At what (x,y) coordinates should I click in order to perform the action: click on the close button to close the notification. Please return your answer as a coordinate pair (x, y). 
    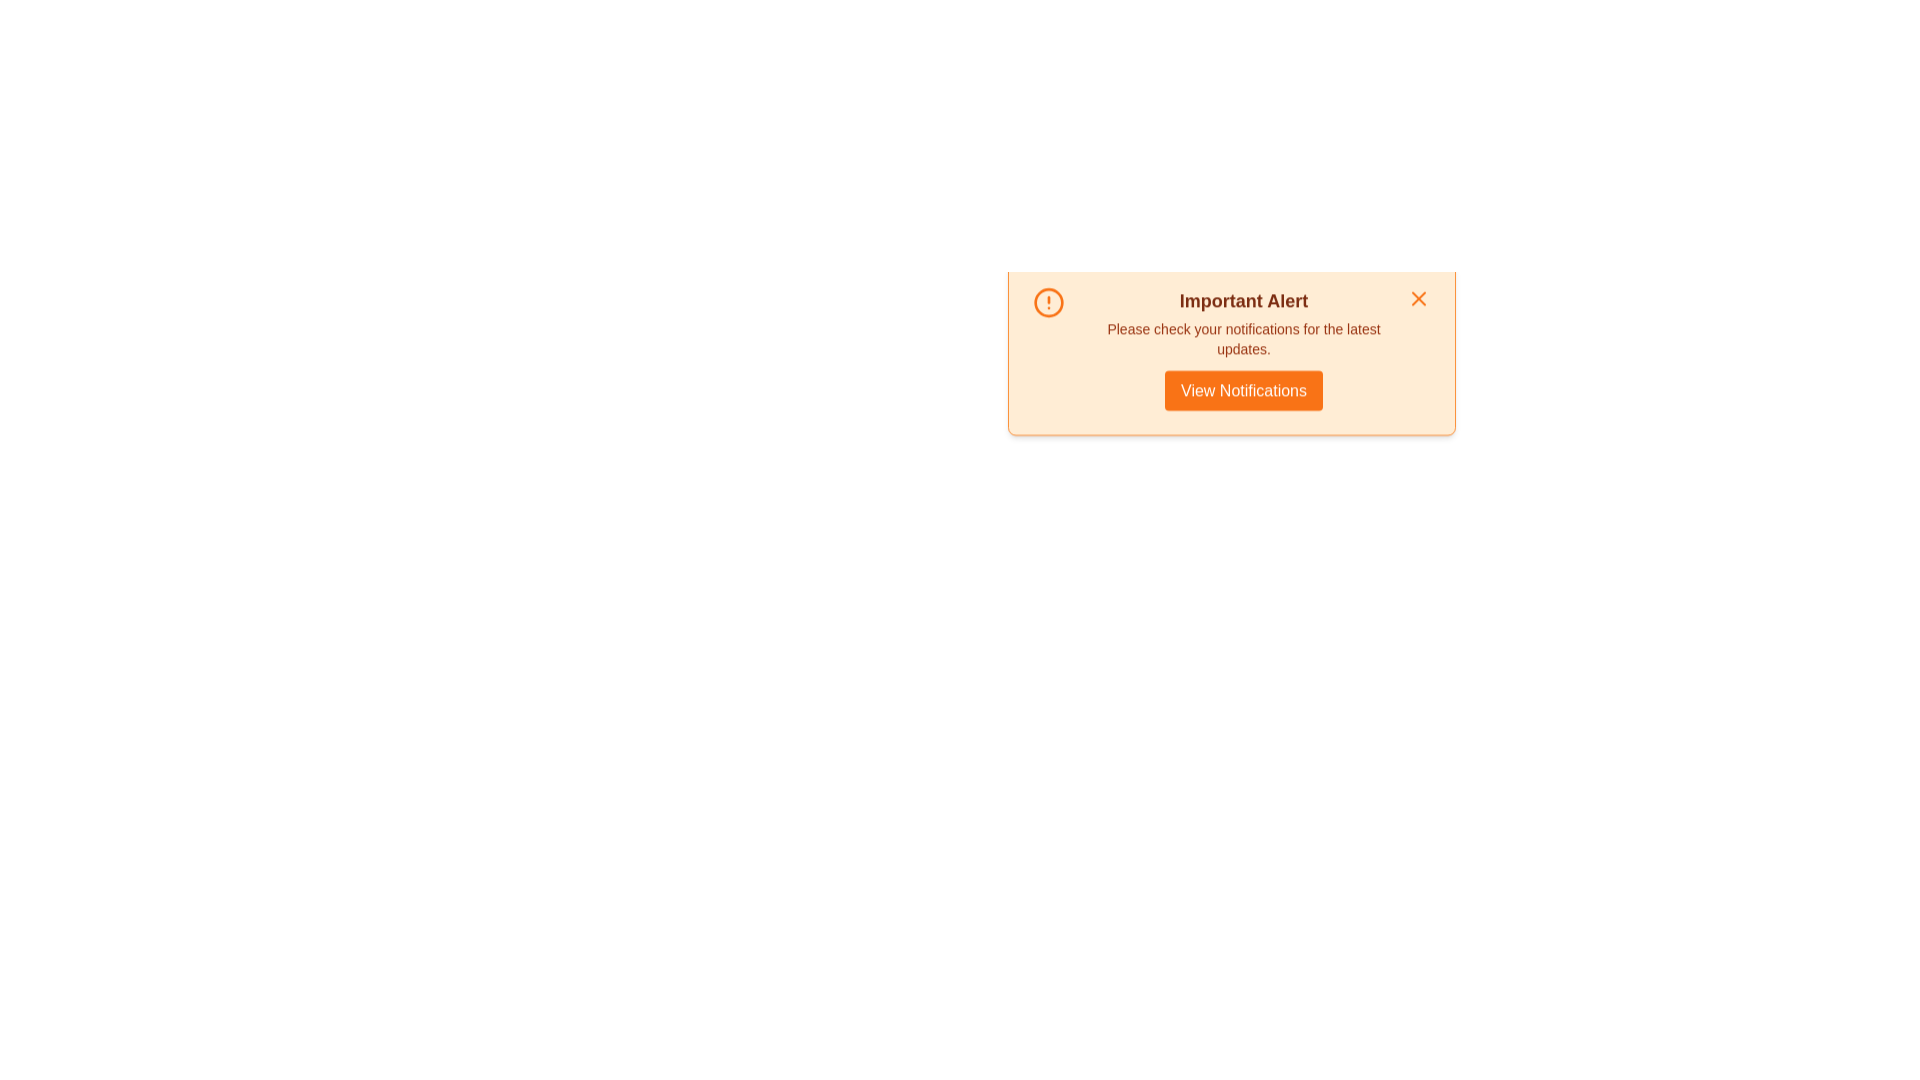
    Looking at the image, I should click on (1417, 313).